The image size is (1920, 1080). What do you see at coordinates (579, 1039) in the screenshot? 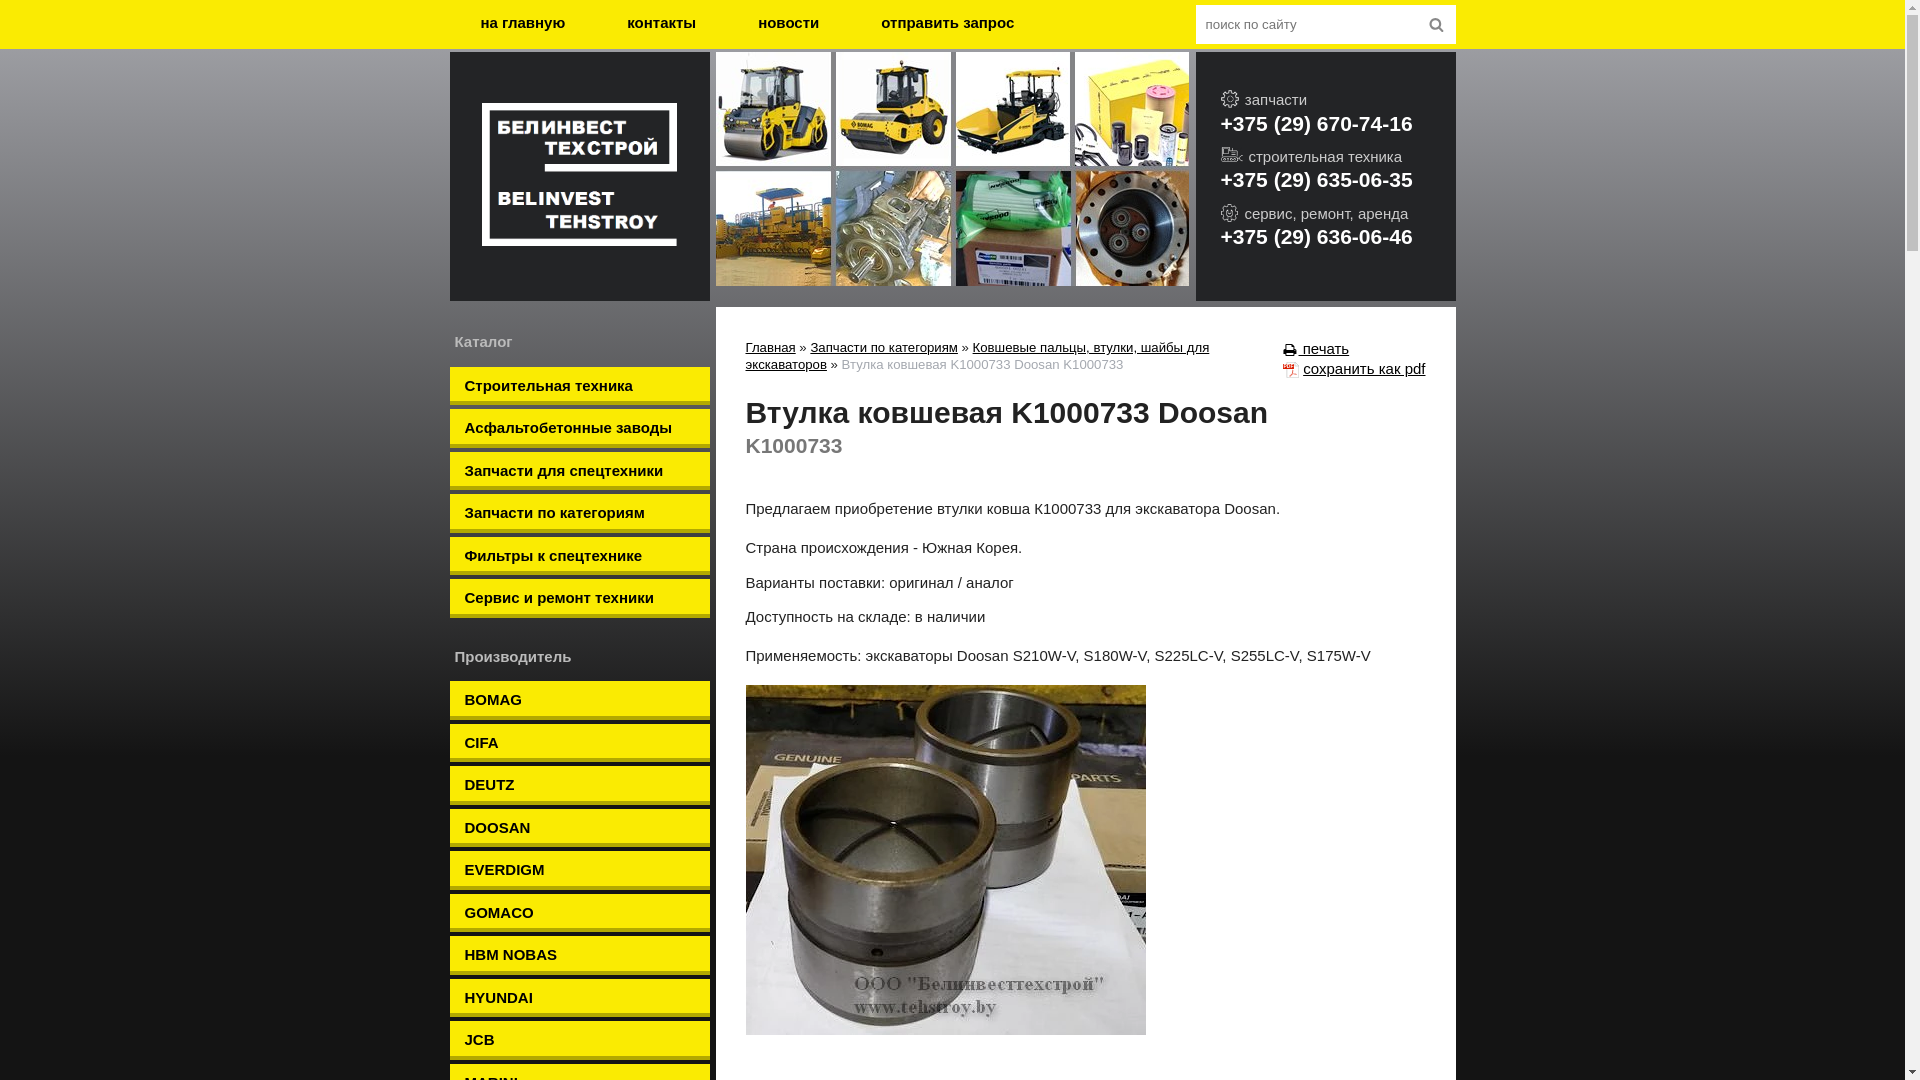
I see `'JCB'` at bounding box center [579, 1039].